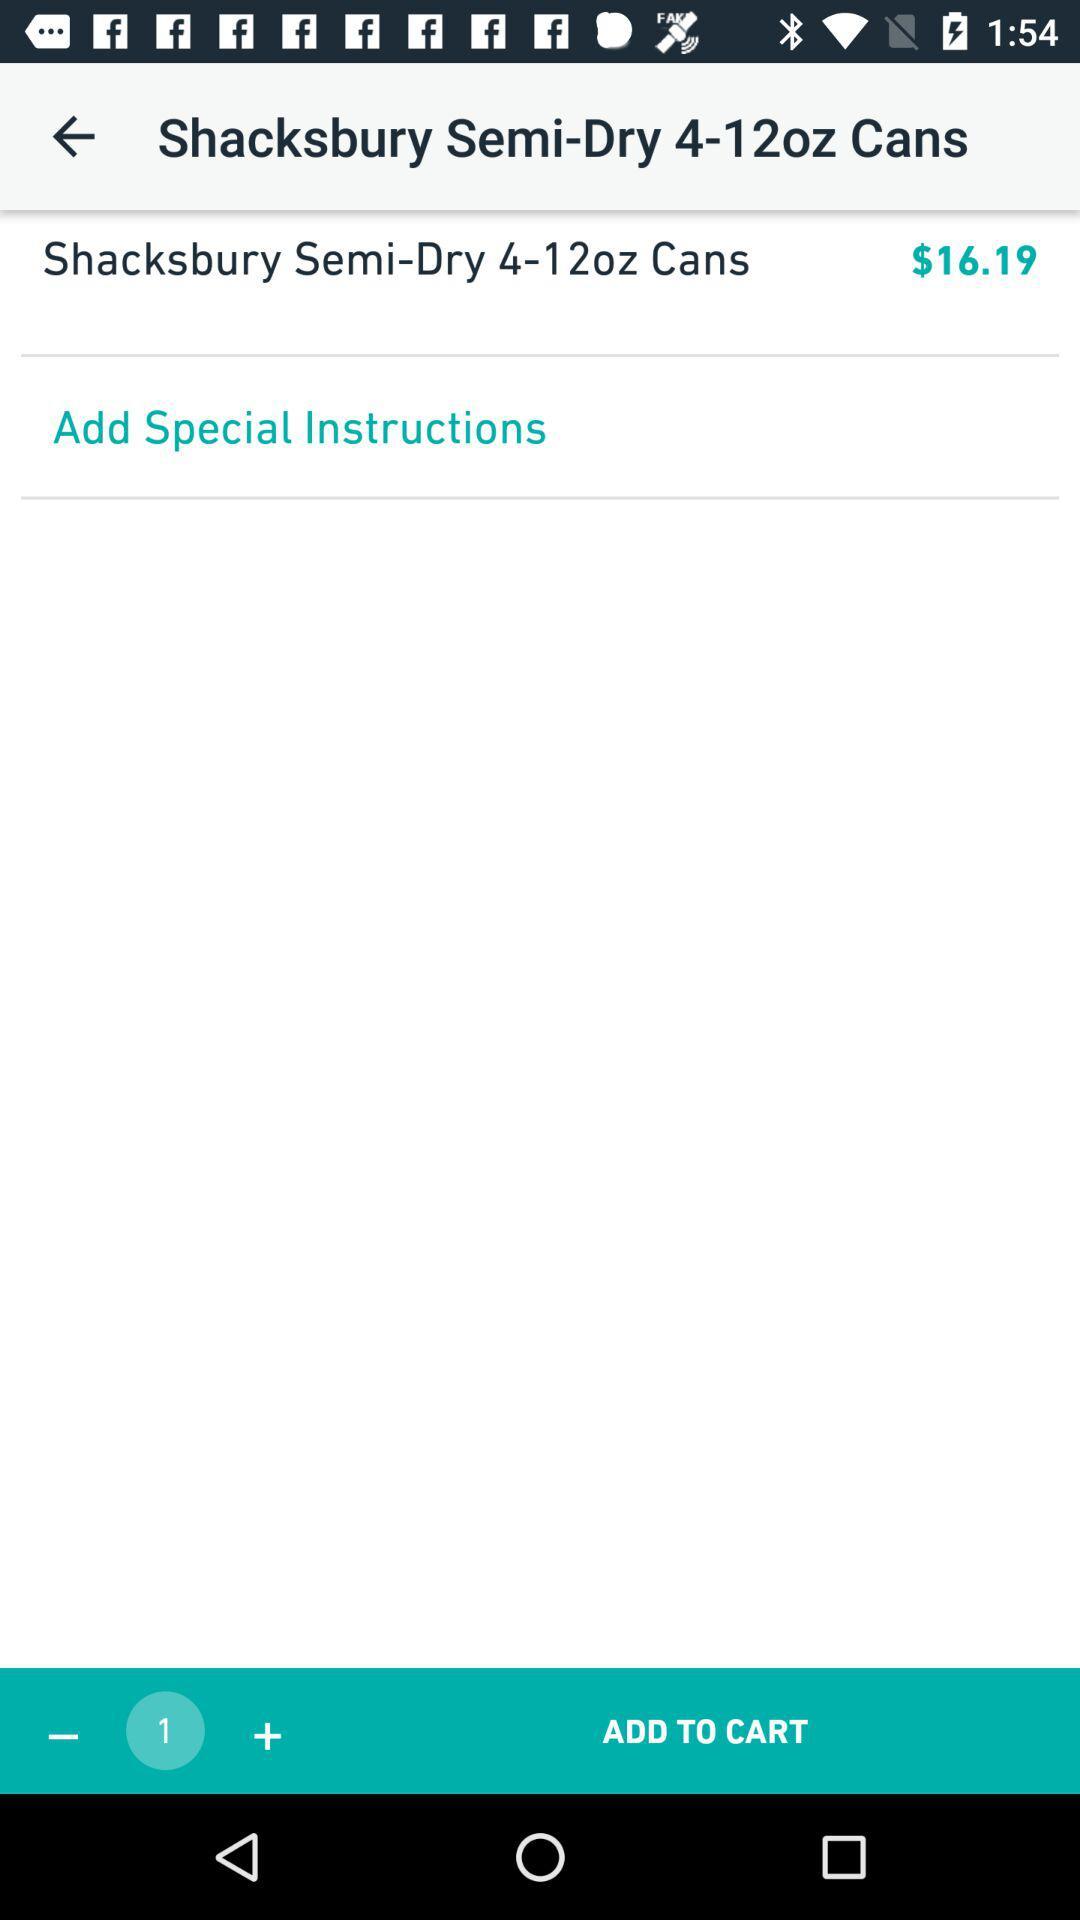 This screenshot has height=1920, width=1080. I want to click on the app to the left of the shacksbury semi dry, so click(72, 135).